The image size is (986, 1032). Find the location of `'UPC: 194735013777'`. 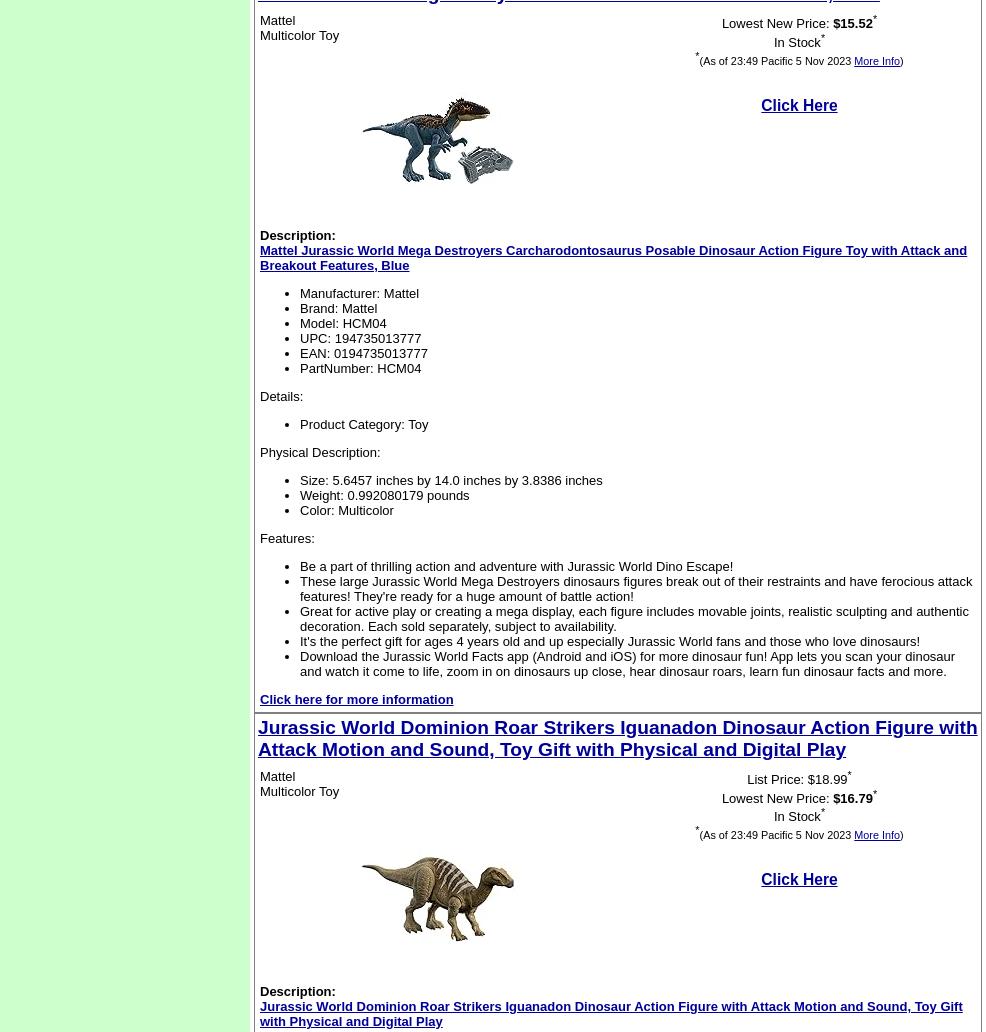

'UPC: 194735013777' is located at coordinates (359, 338).